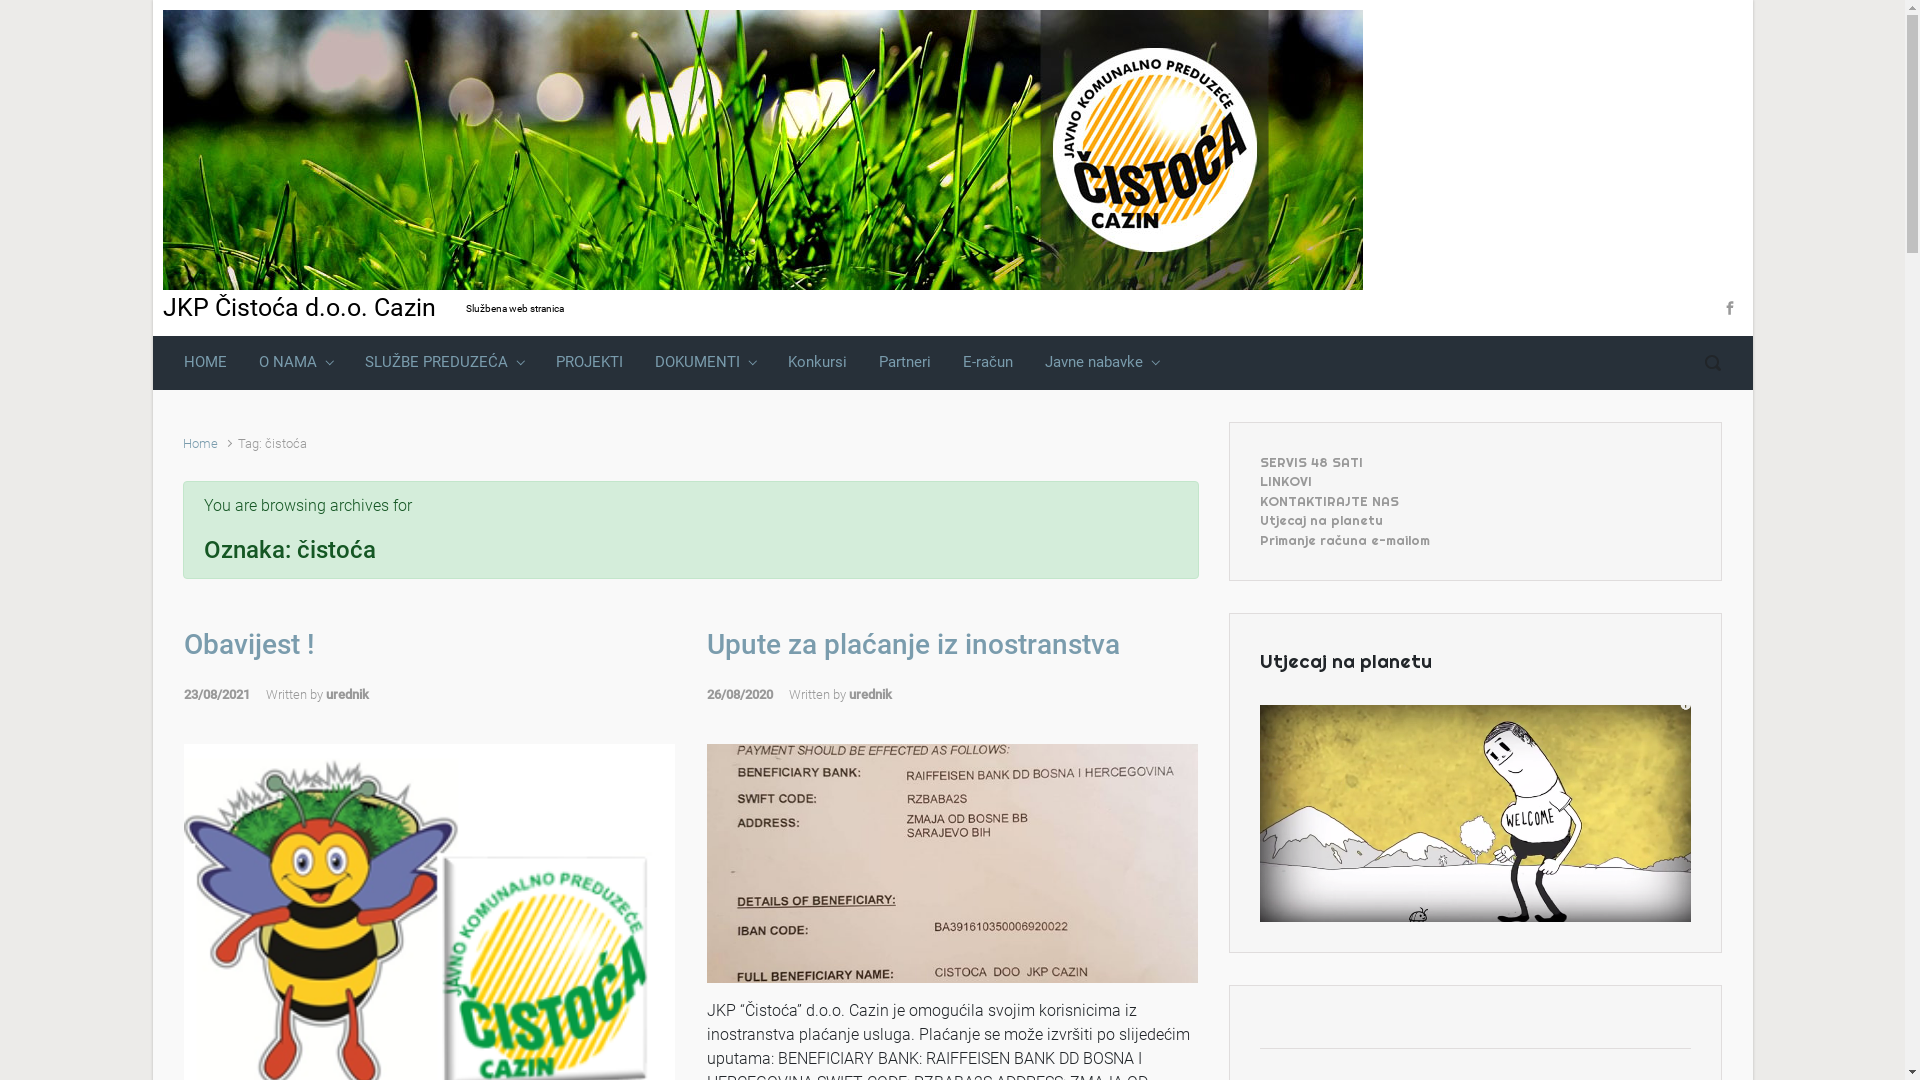 This screenshot has width=1920, height=1080. I want to click on '23/08/2021', so click(225, 693).